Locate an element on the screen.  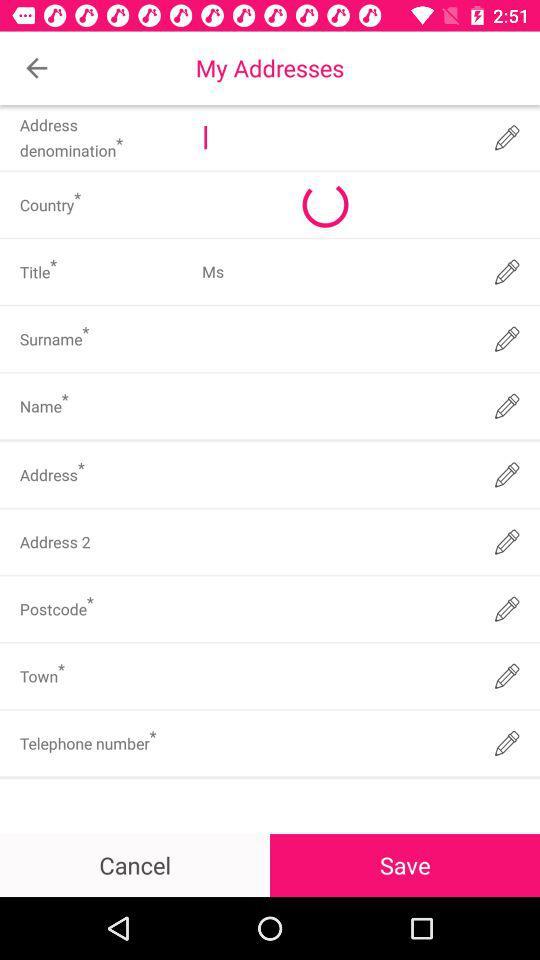
address is located at coordinates (335, 474).